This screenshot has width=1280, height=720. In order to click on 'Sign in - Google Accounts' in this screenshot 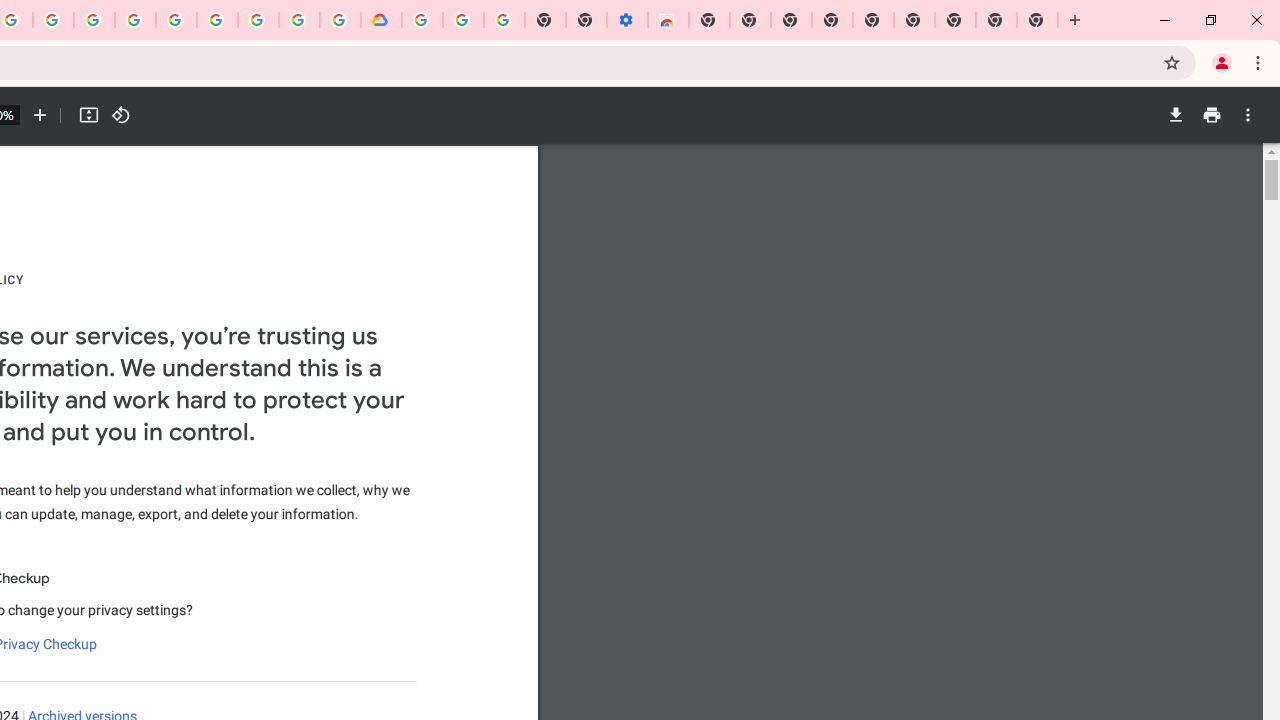, I will do `click(421, 20)`.